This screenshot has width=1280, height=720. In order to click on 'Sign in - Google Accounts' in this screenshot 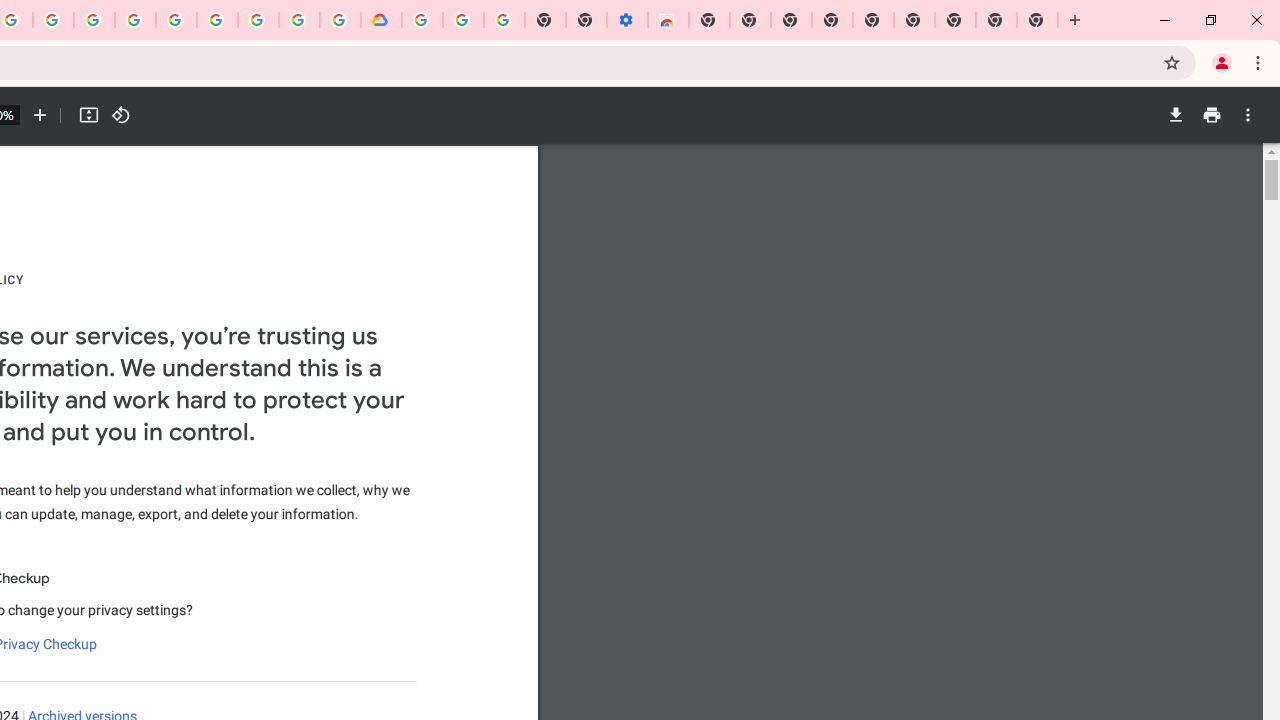, I will do `click(421, 20)`.